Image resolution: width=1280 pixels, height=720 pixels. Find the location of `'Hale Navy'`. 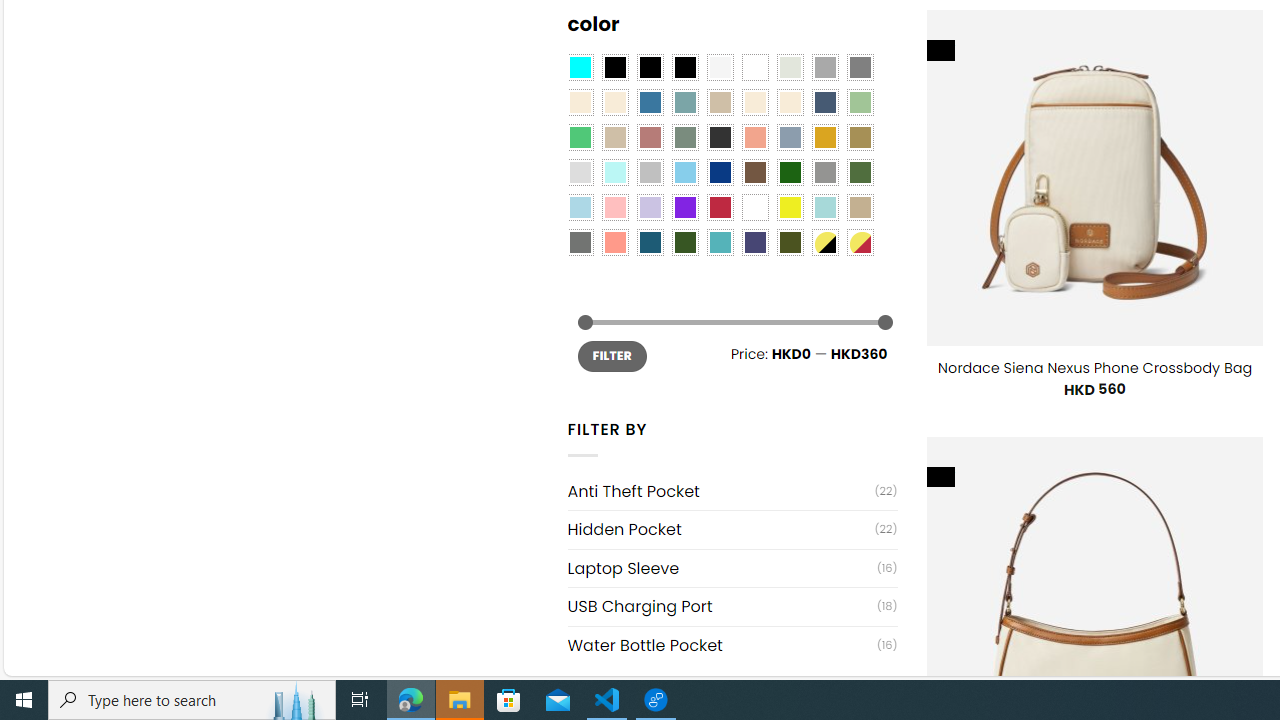

'Hale Navy' is located at coordinates (824, 102).